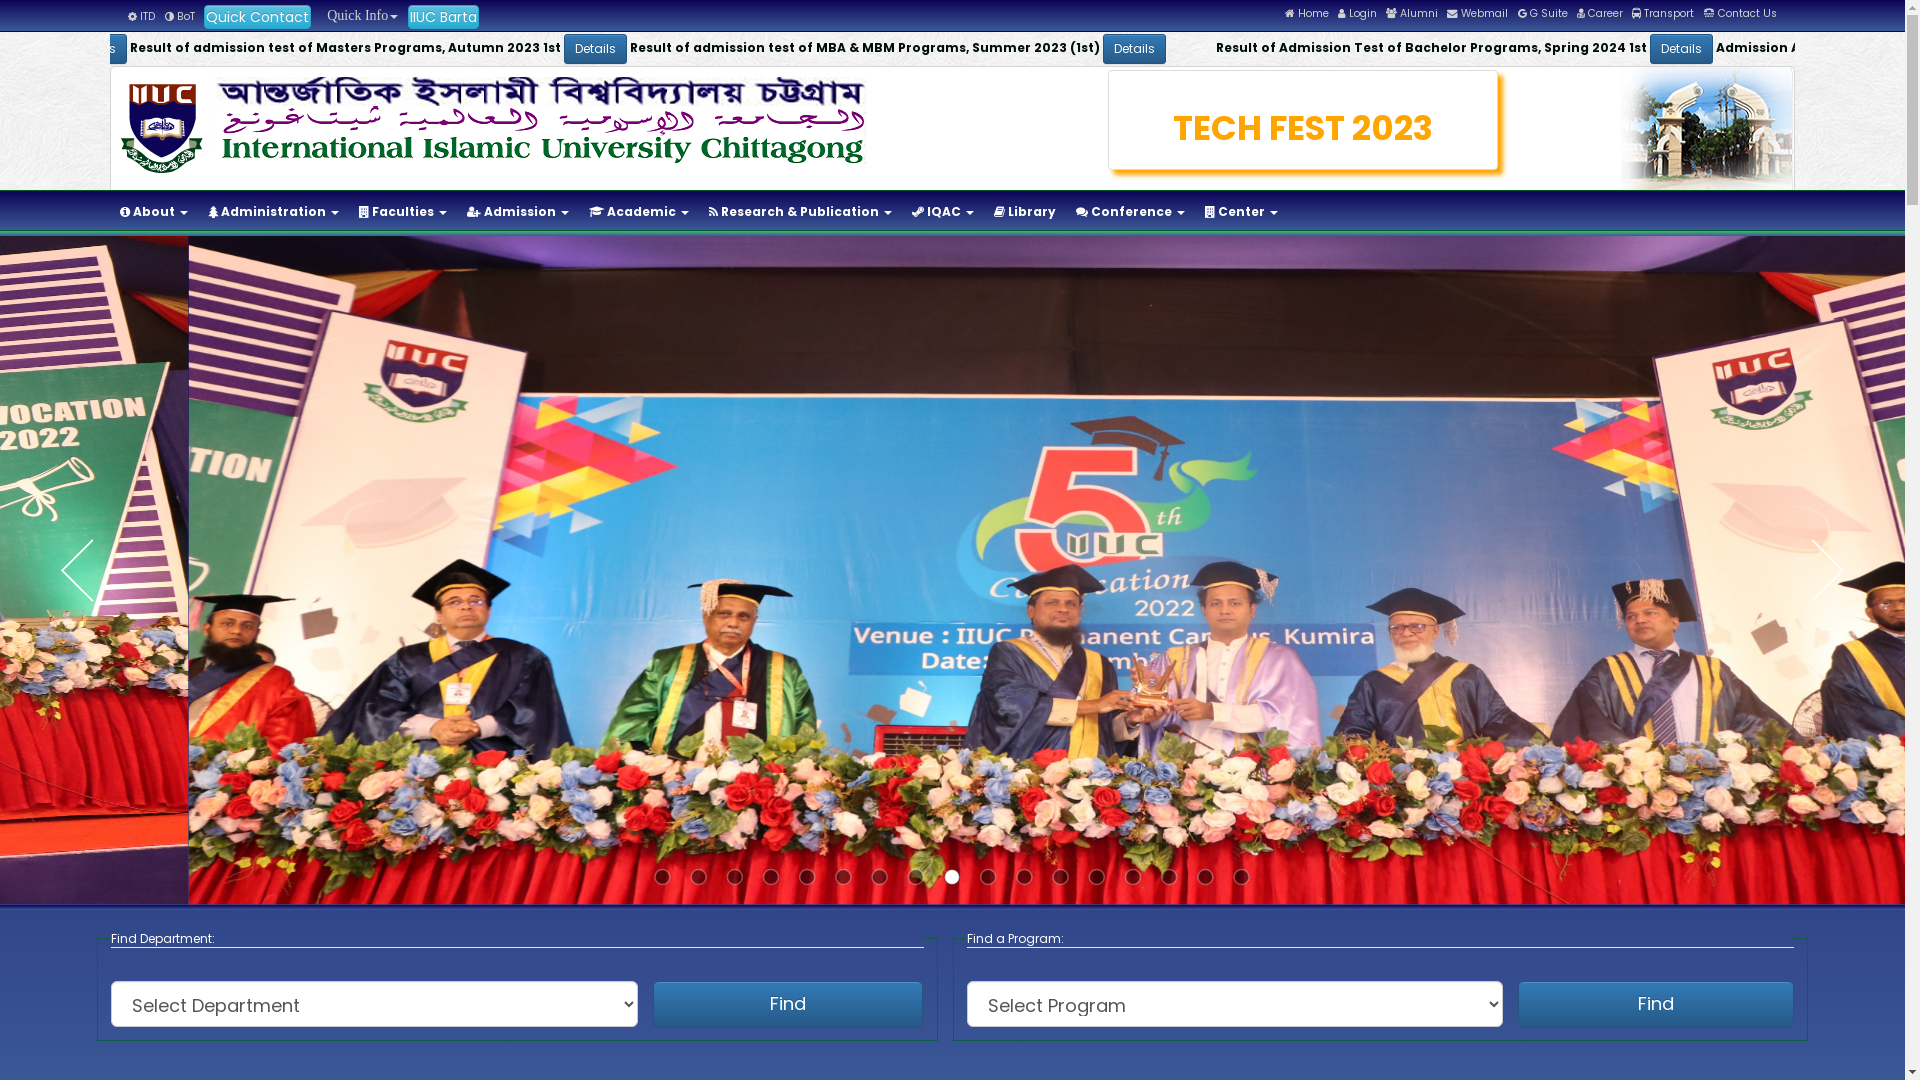 The height and width of the screenshot is (1080, 1920). I want to click on 'Administration', so click(272, 212).